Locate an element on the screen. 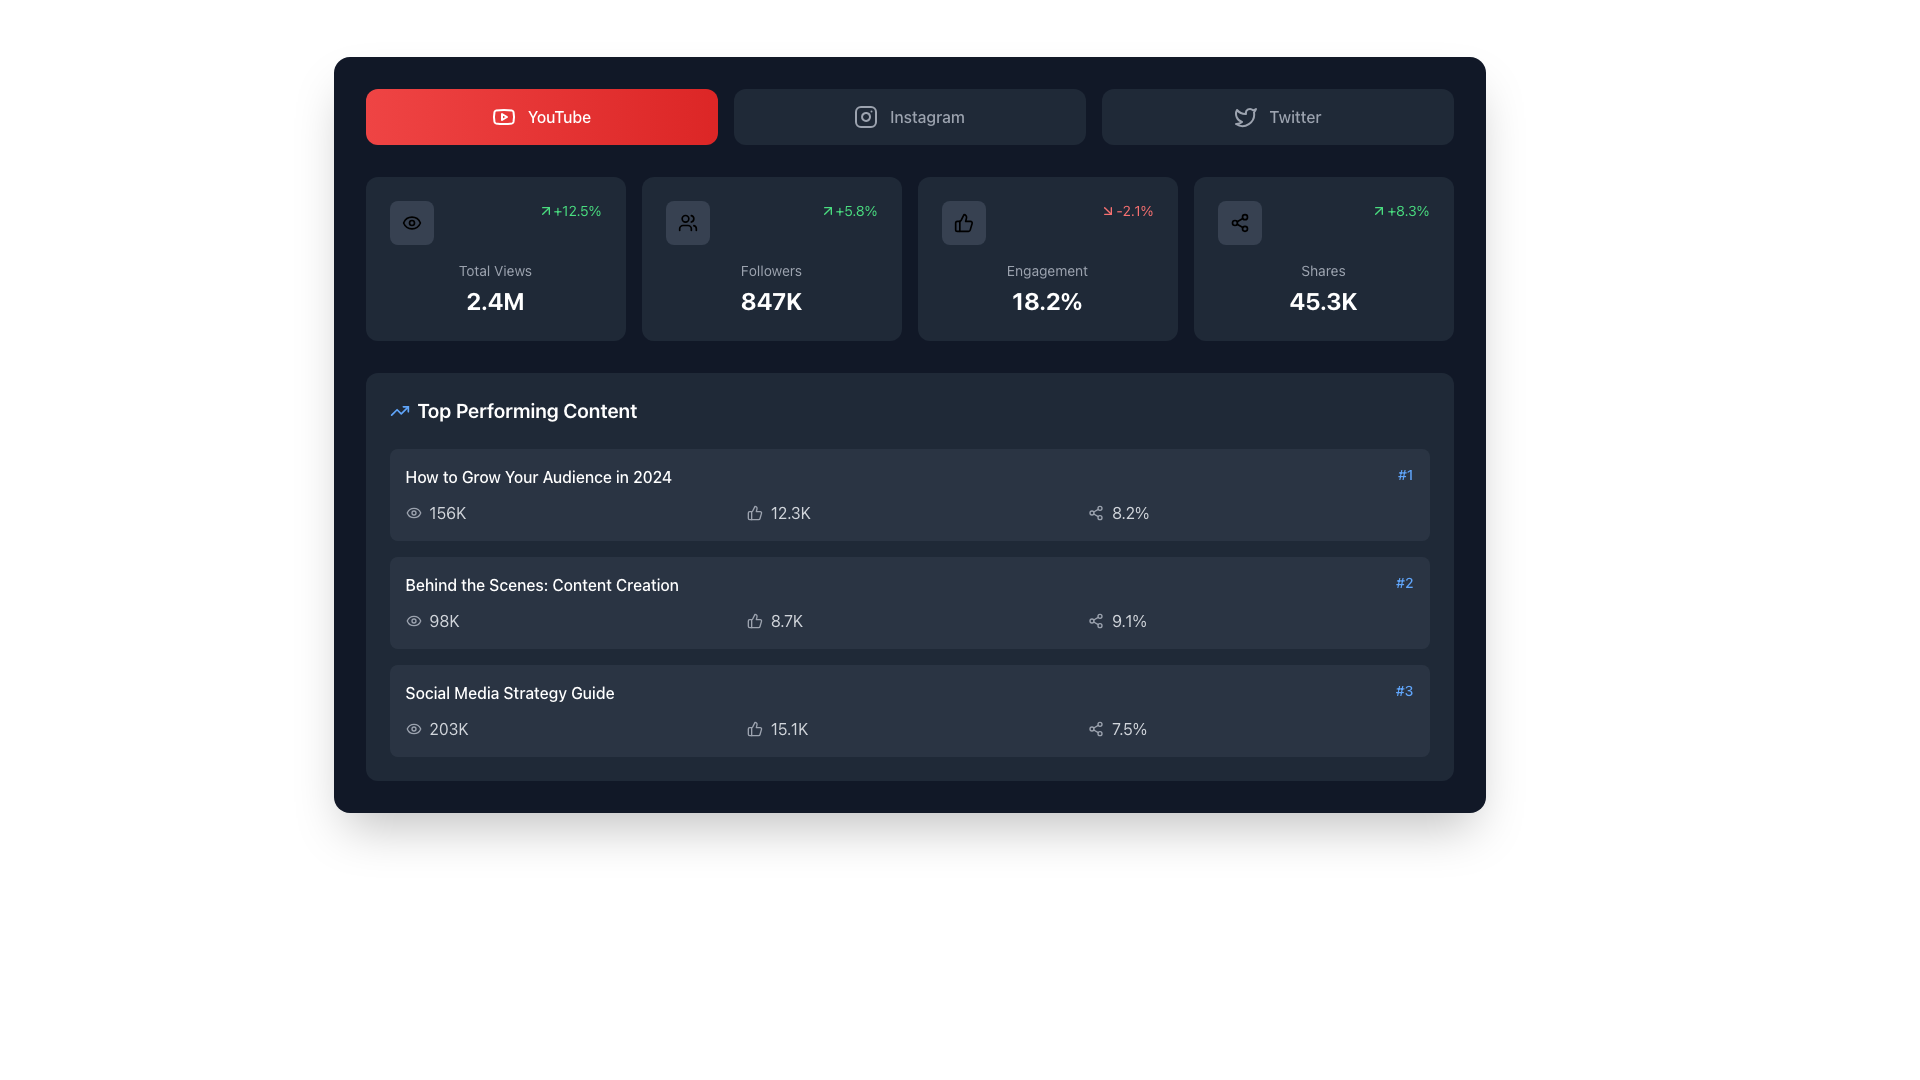  the thumb icon associated with approval or 'like' located in the 'Engagement' metric box on the dashboard is located at coordinates (963, 223).